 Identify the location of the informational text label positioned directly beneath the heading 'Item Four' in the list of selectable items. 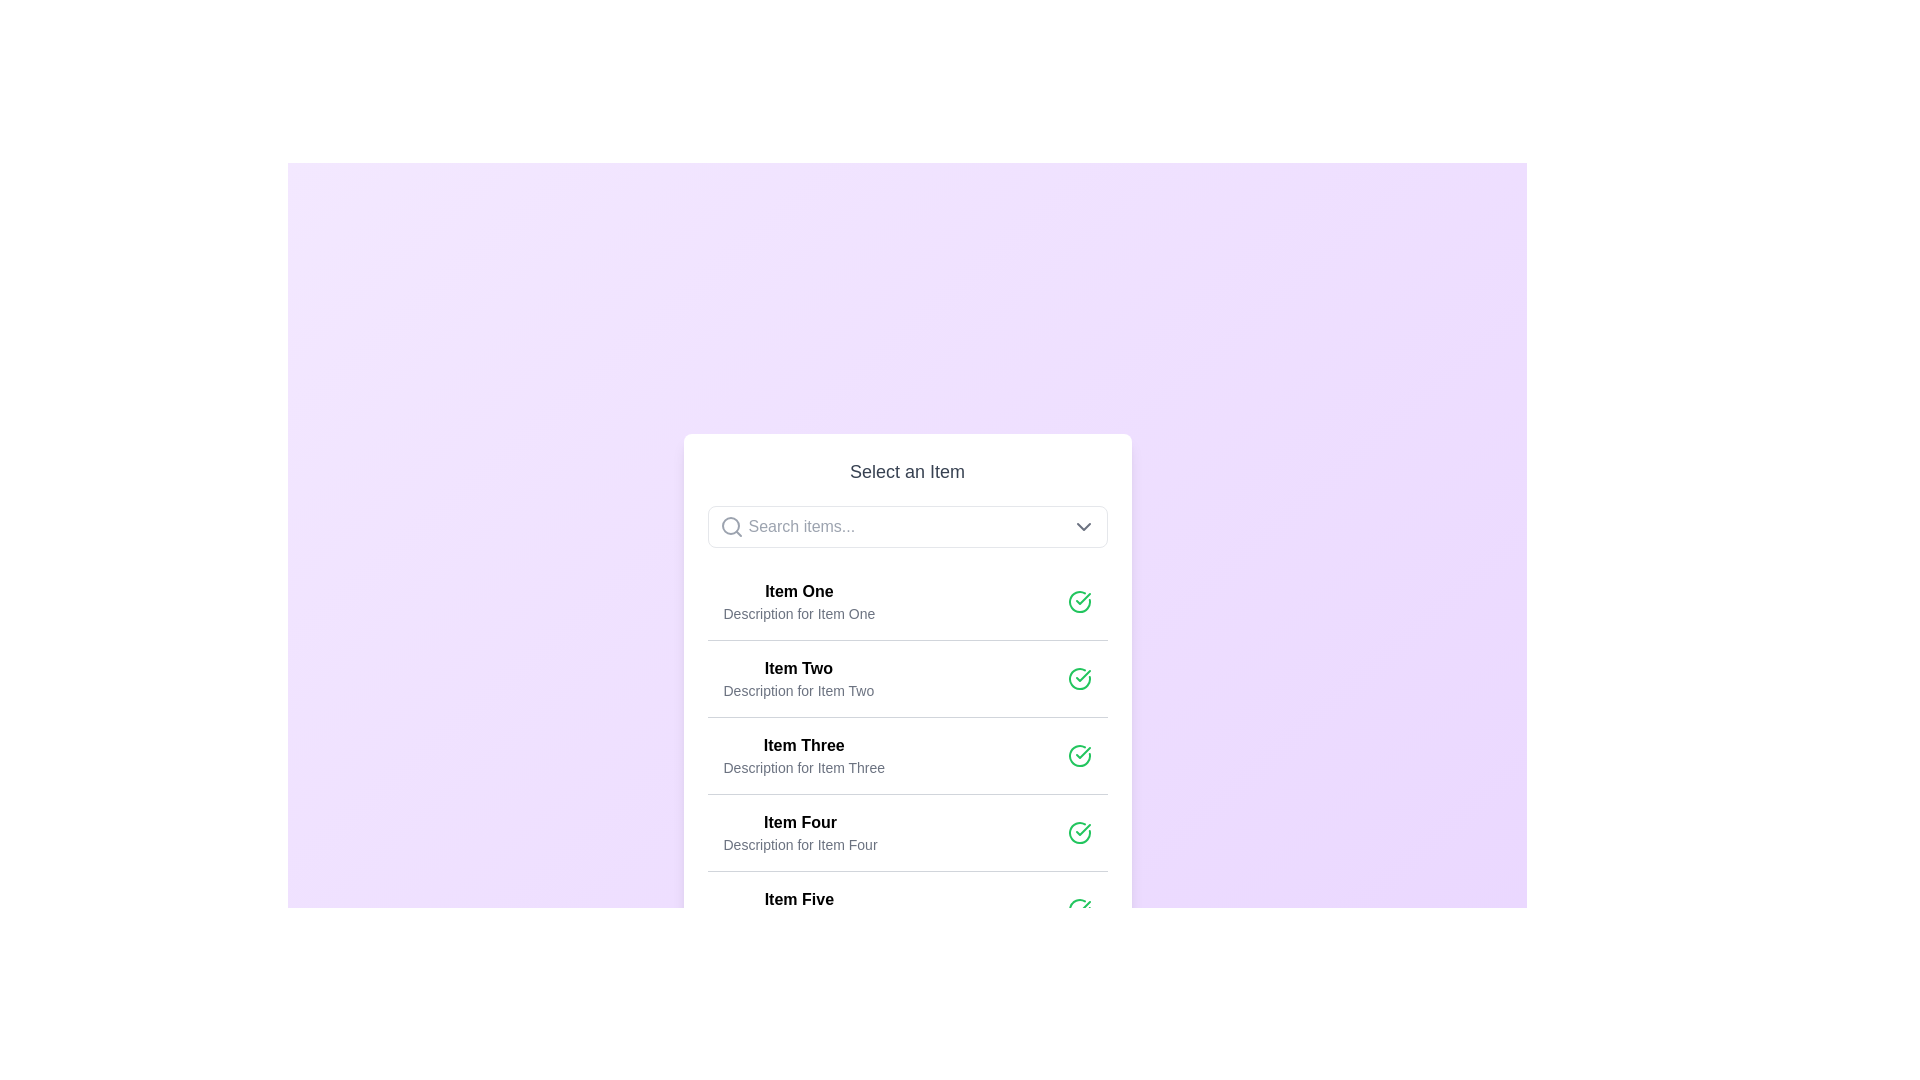
(800, 844).